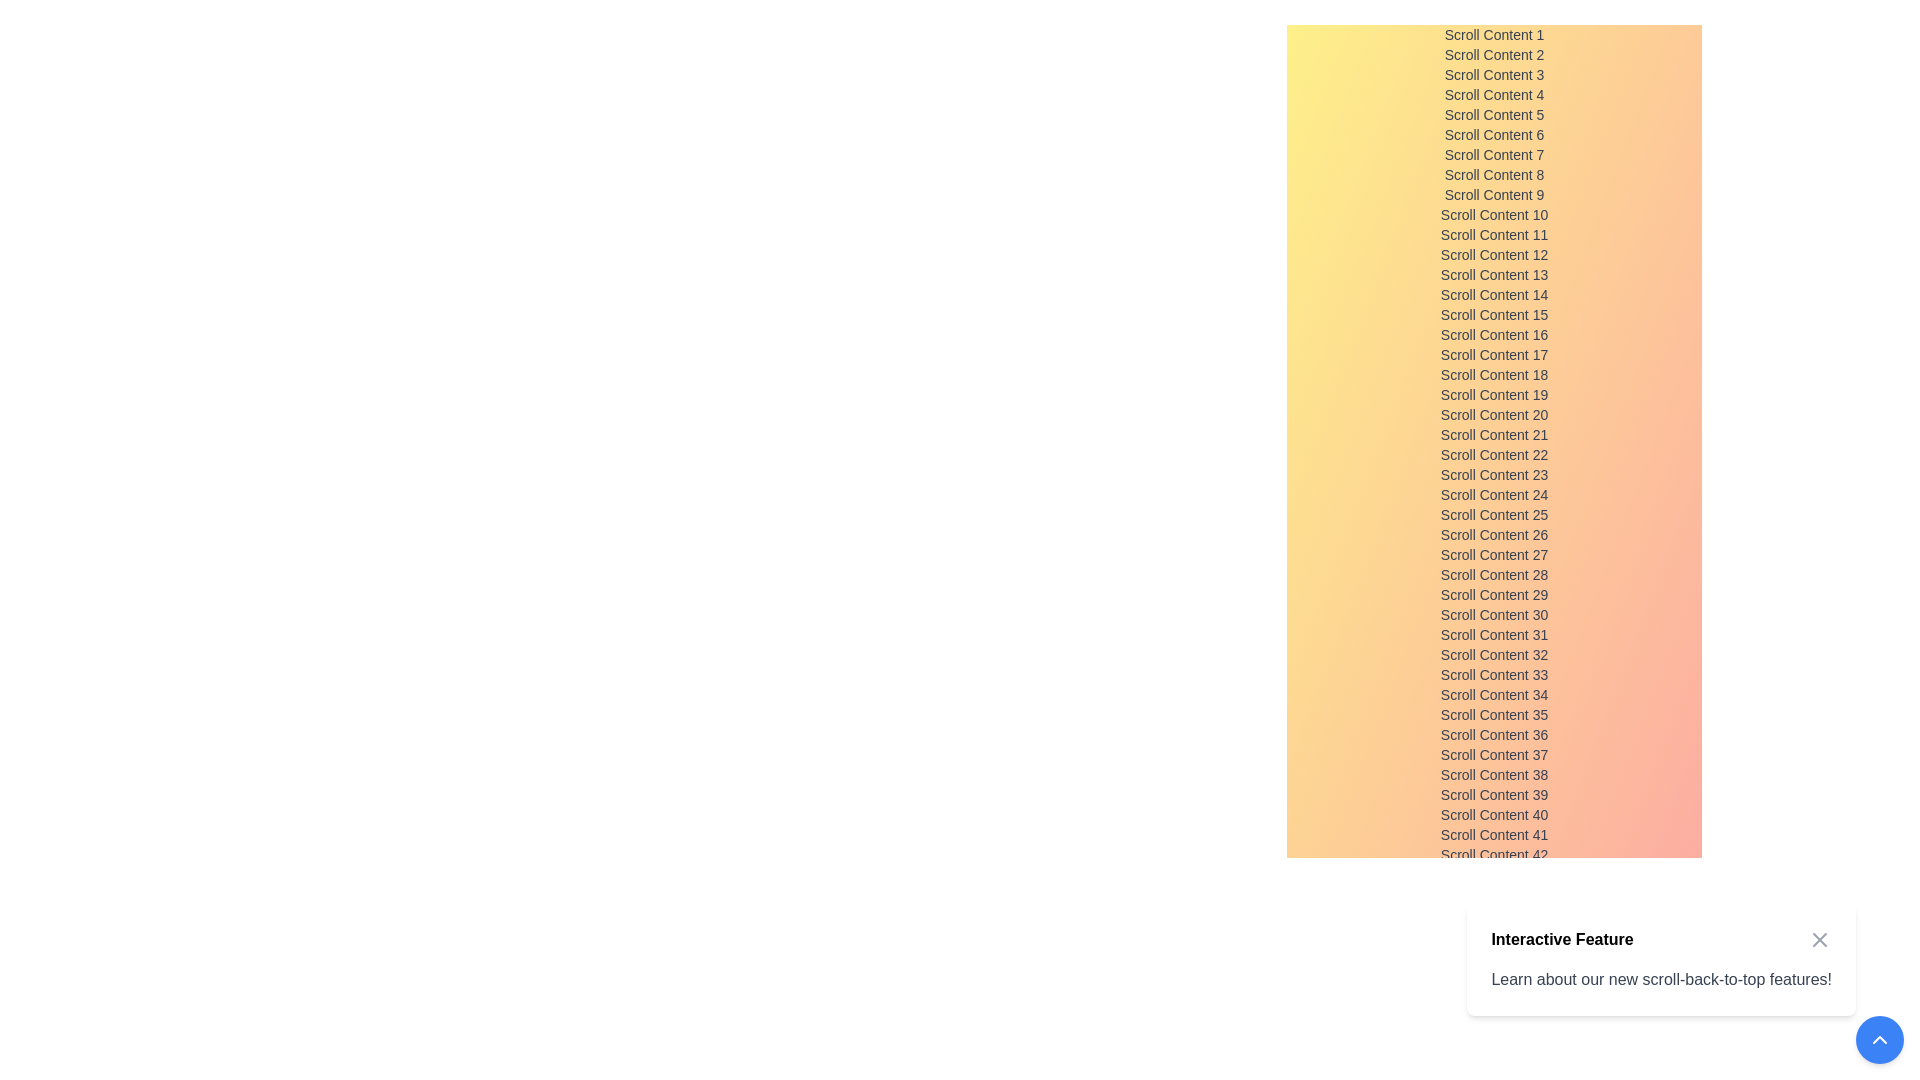 Image resolution: width=1920 pixels, height=1080 pixels. What do you see at coordinates (1494, 655) in the screenshot?
I see `the text label displaying 'Scroll Content 32', which is the 32nd item in a vertically scrolled list of similar text items` at bounding box center [1494, 655].